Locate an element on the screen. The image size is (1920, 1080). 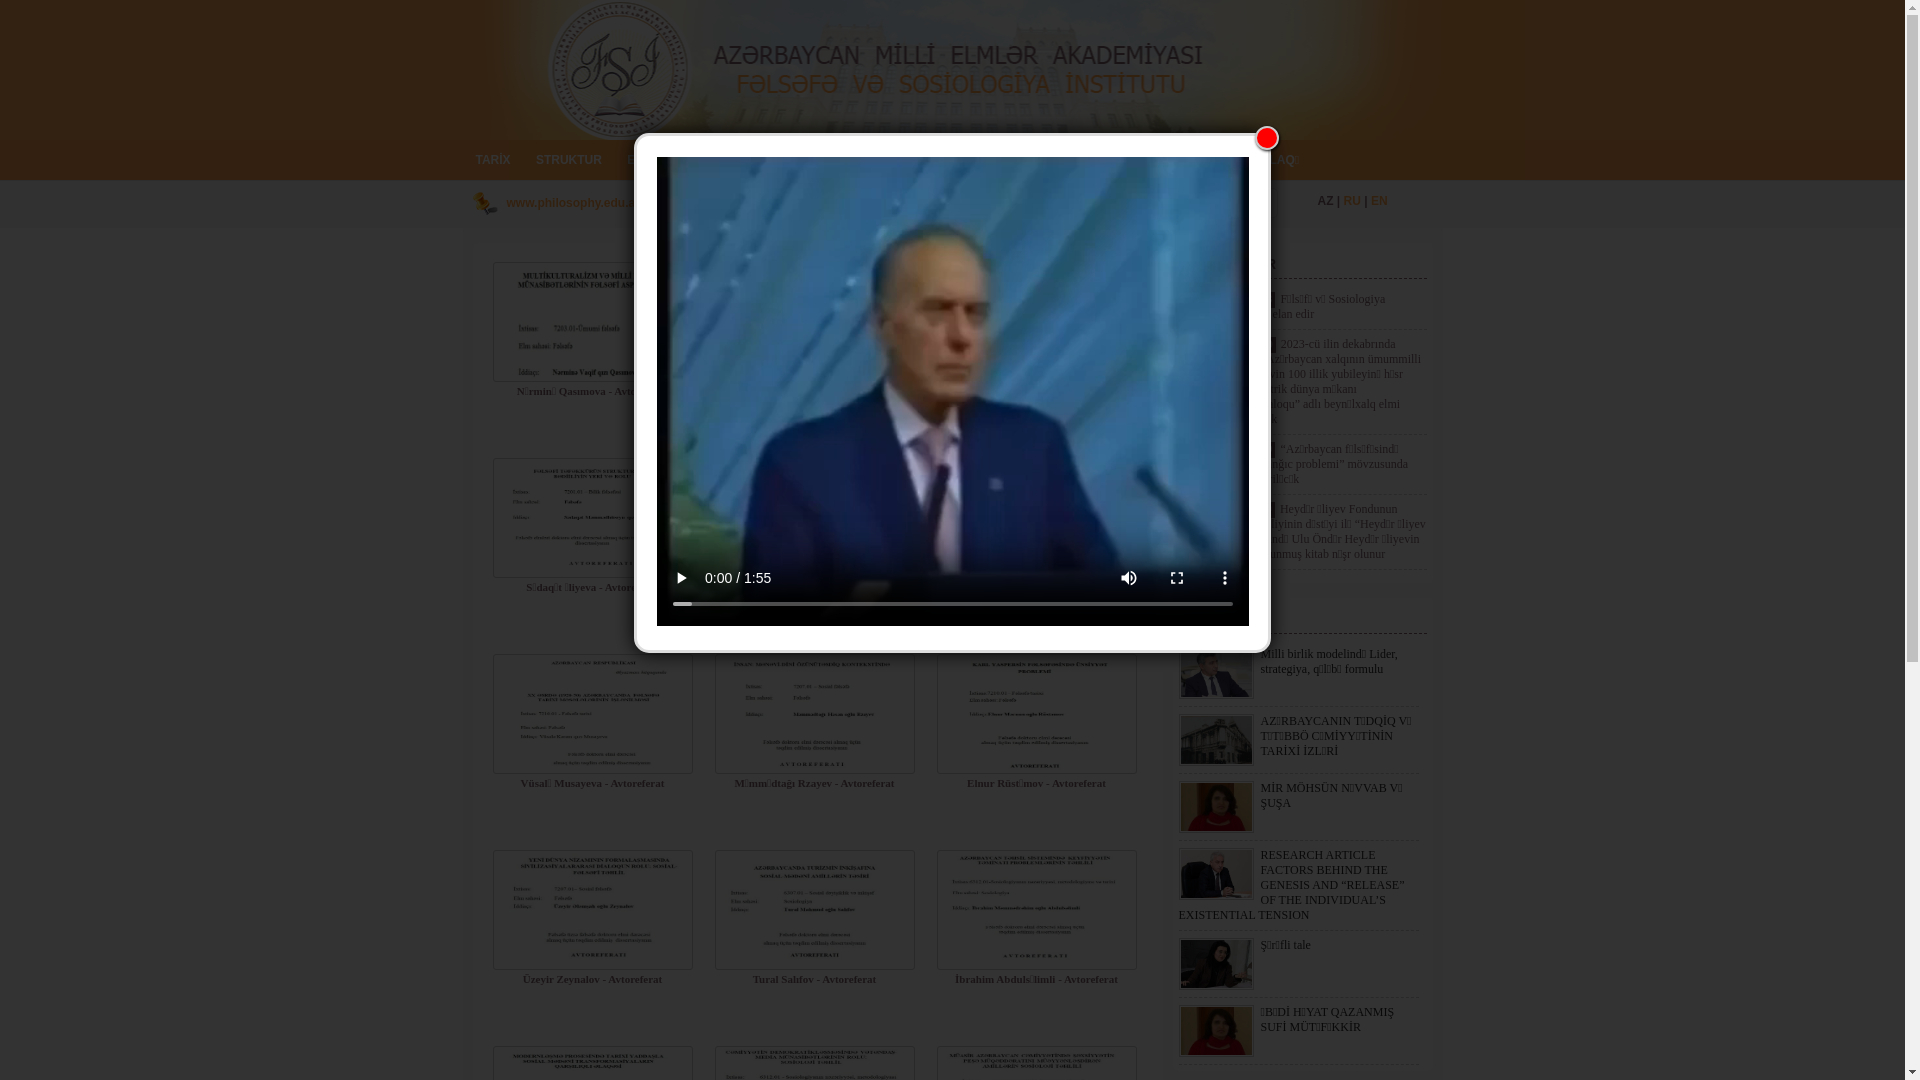
'STRUKTUR' is located at coordinates (568, 158).